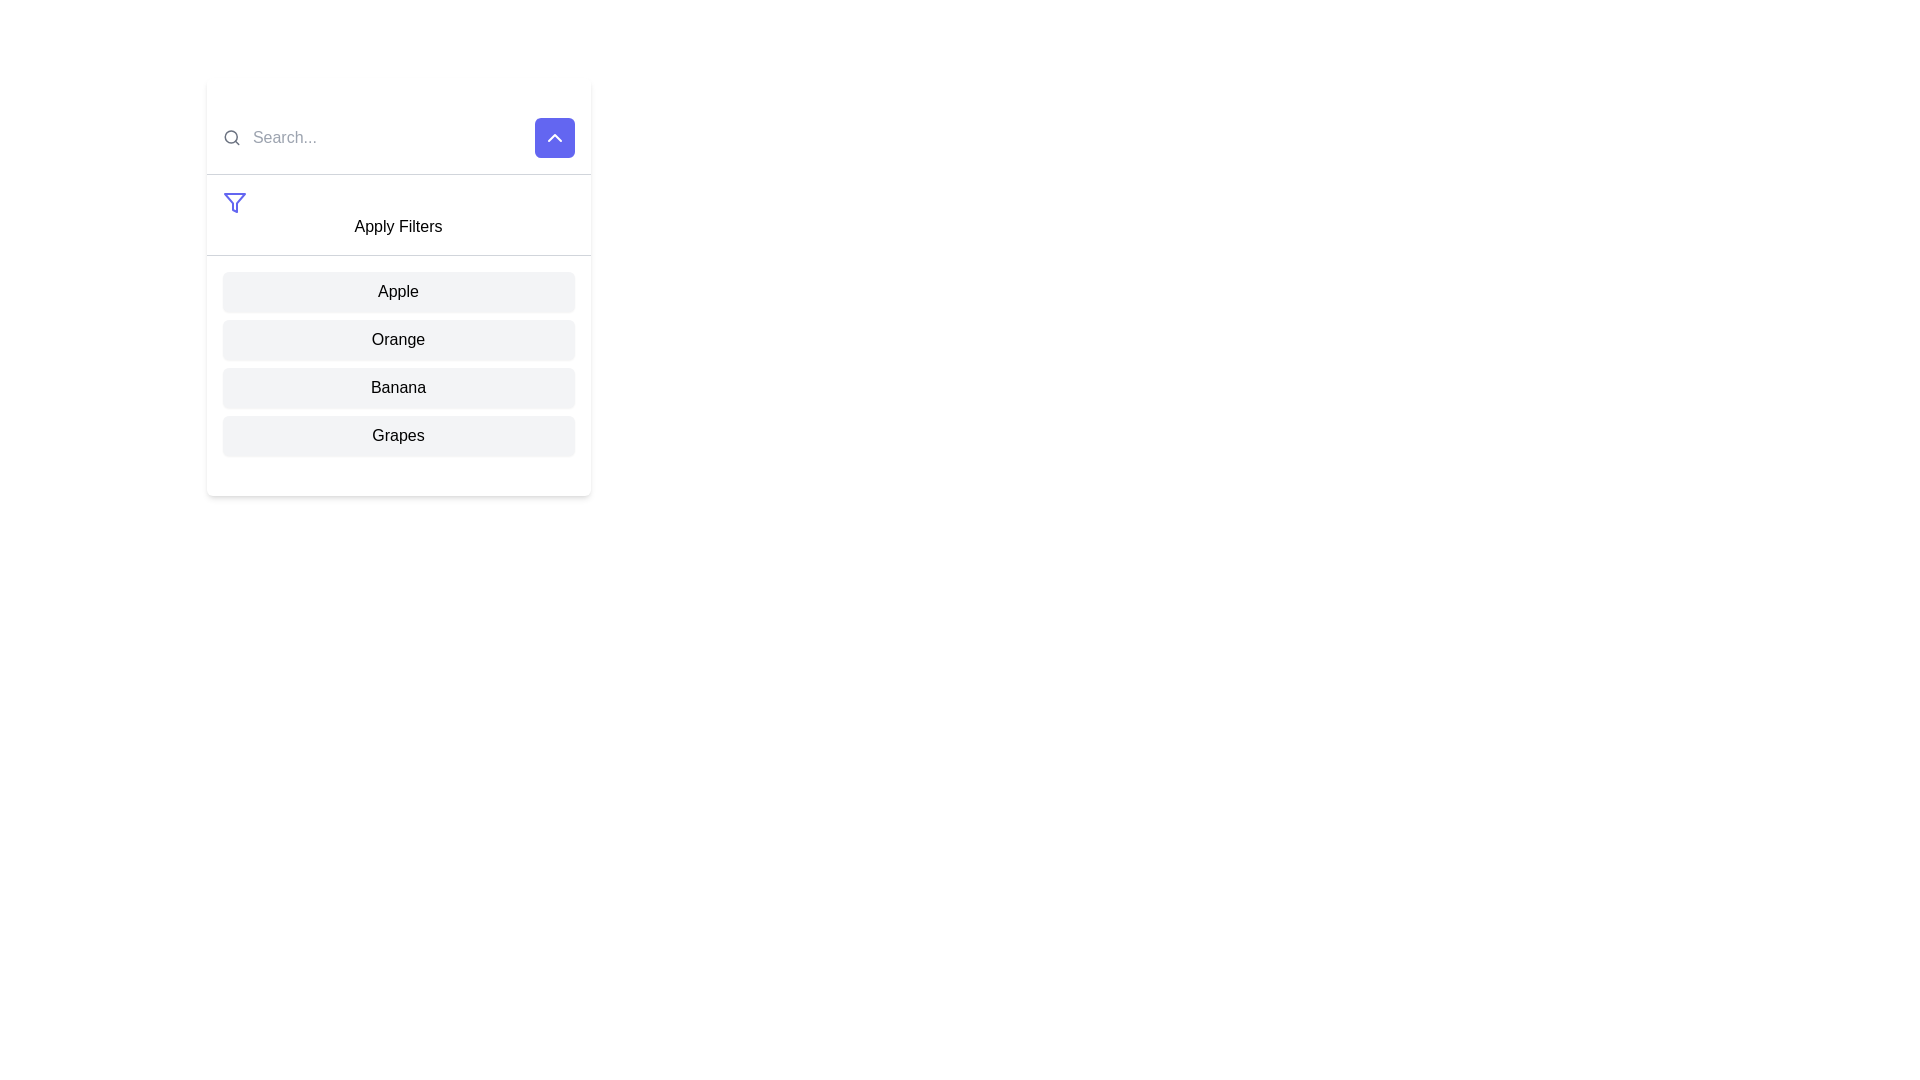 This screenshot has height=1080, width=1920. Describe the element at coordinates (398, 434) in the screenshot. I see `the 'Grapes' button-like list item, which is the fourth item in a vertical list below 'Banana'` at that location.